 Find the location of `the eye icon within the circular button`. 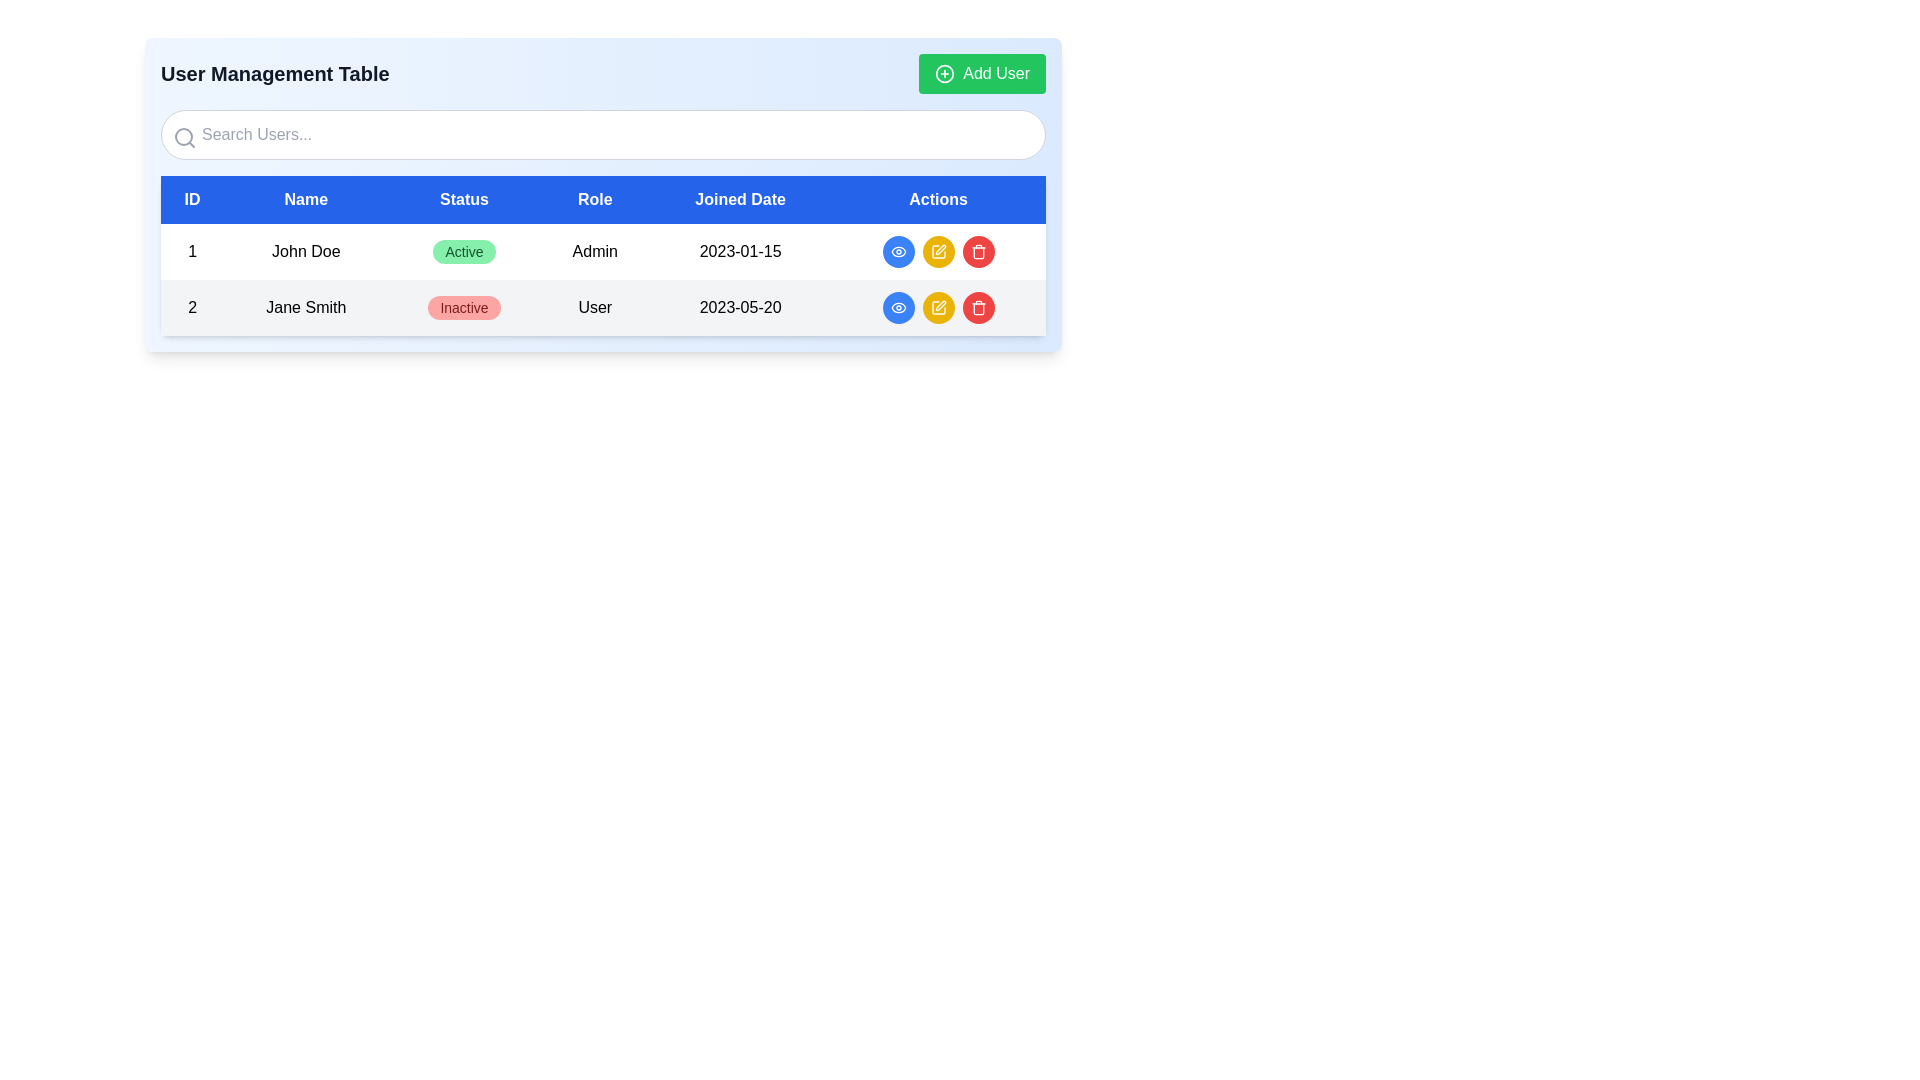

the eye icon within the circular button is located at coordinates (897, 250).